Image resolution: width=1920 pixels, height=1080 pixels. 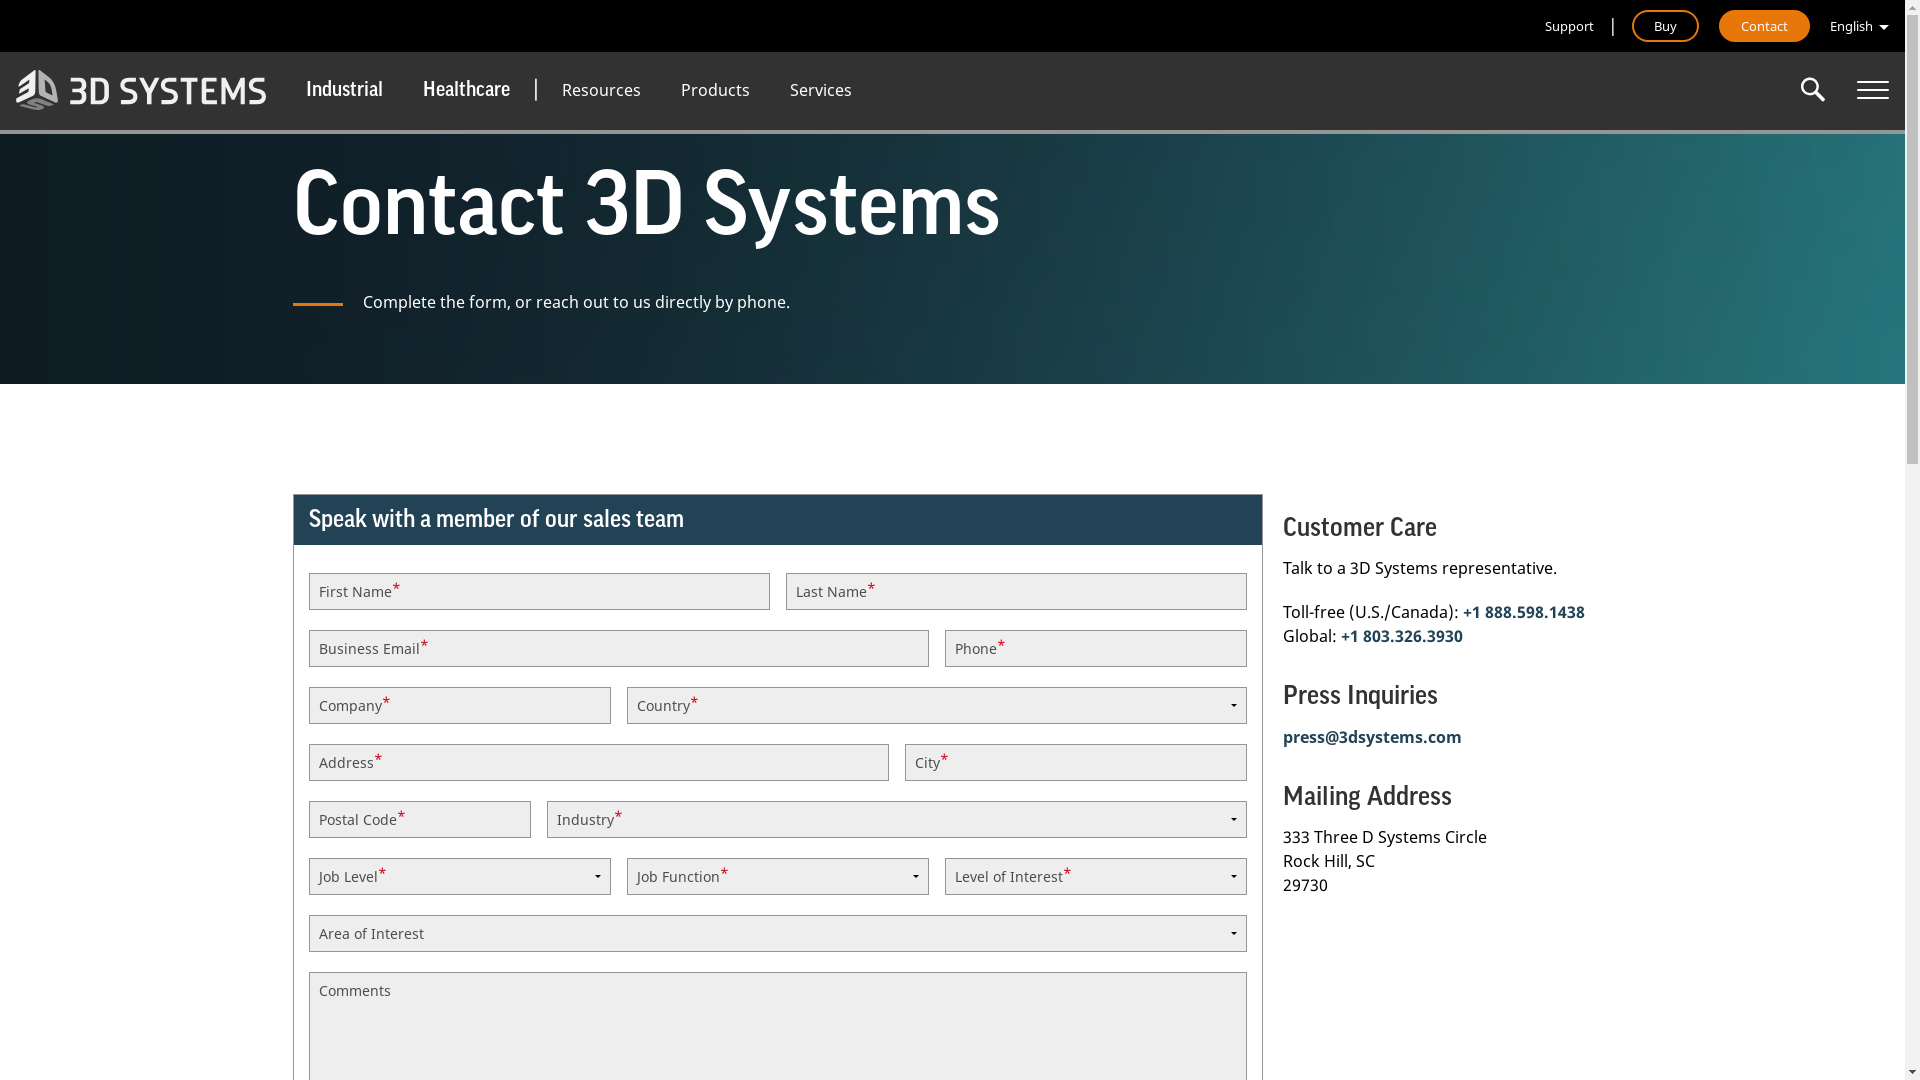 What do you see at coordinates (1764, 26) in the screenshot?
I see `'Contact'` at bounding box center [1764, 26].